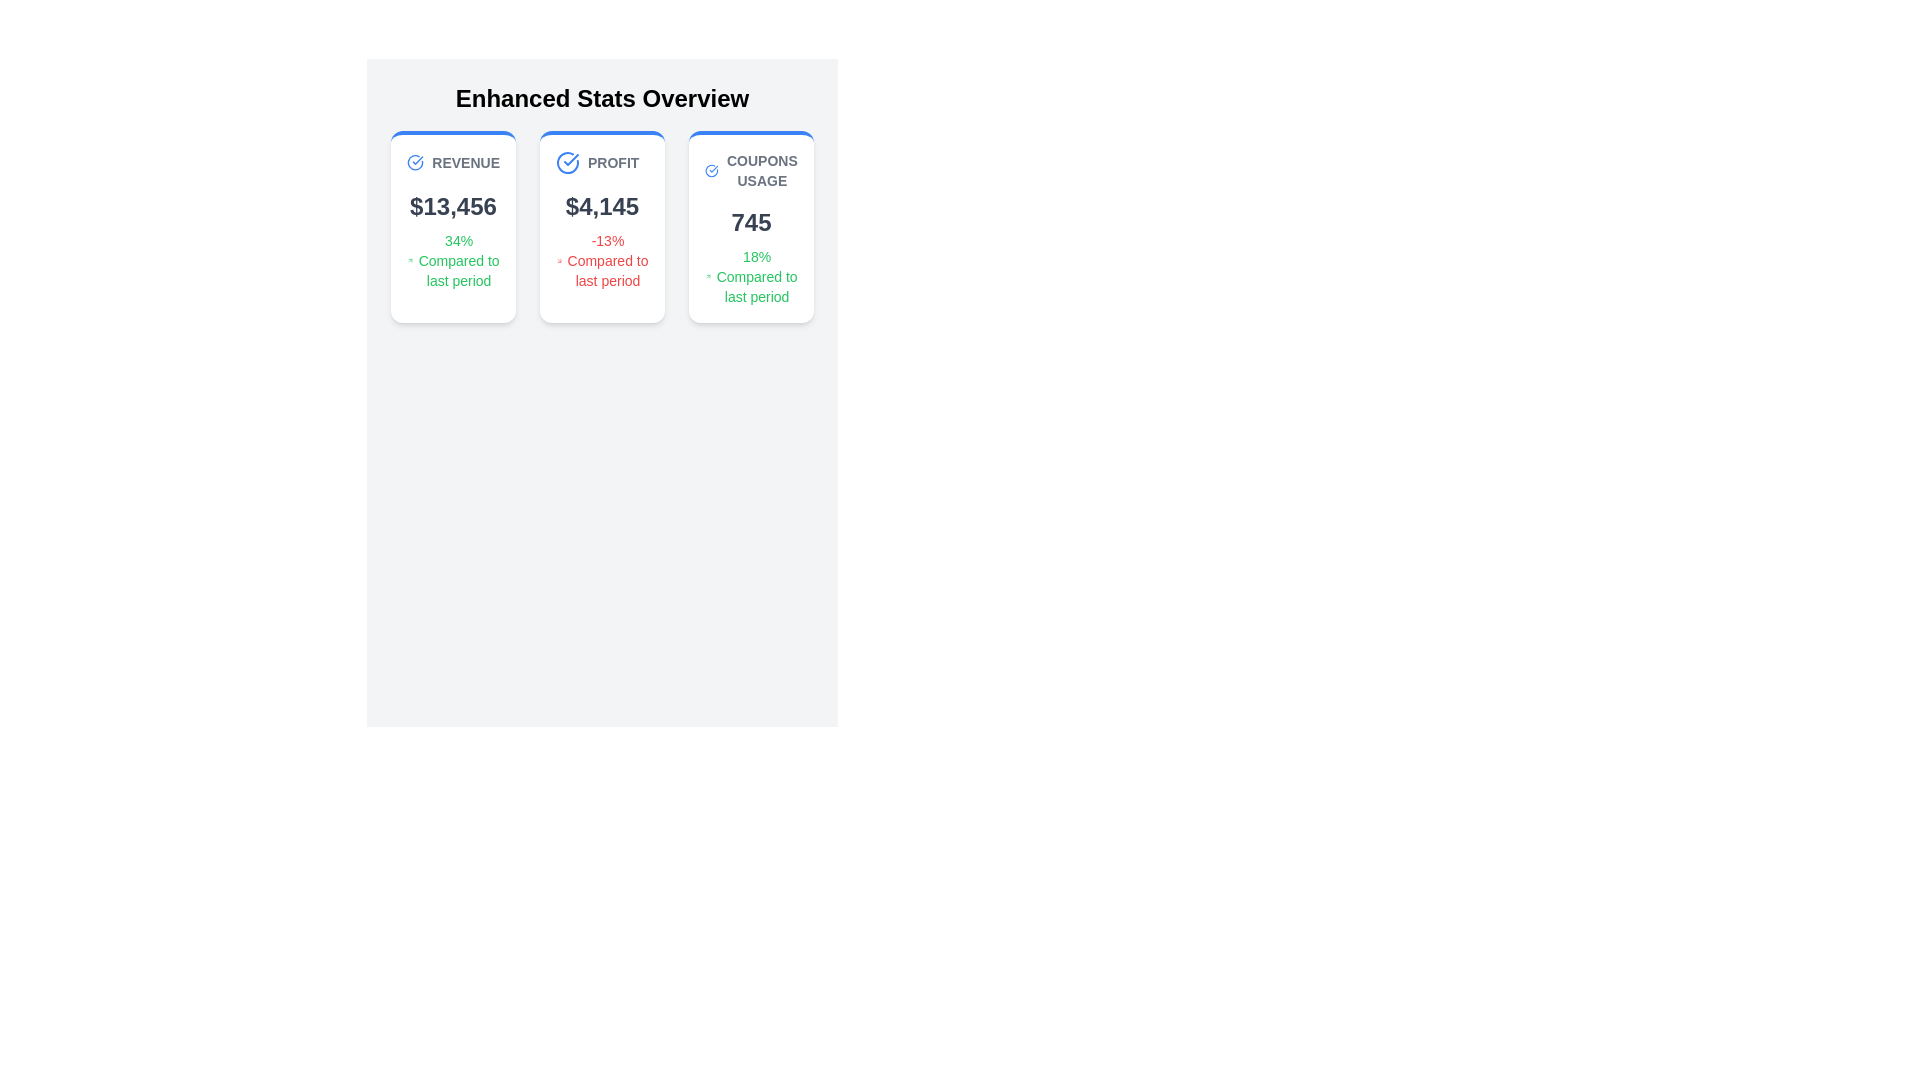 The width and height of the screenshot is (1920, 1080). What do you see at coordinates (452, 260) in the screenshot?
I see `the informational text reading '34% Compared to last period' with a green upward-right arrow icon, located within the 'REVENUE' card, positioned directly below the large text '$13,456'` at bounding box center [452, 260].